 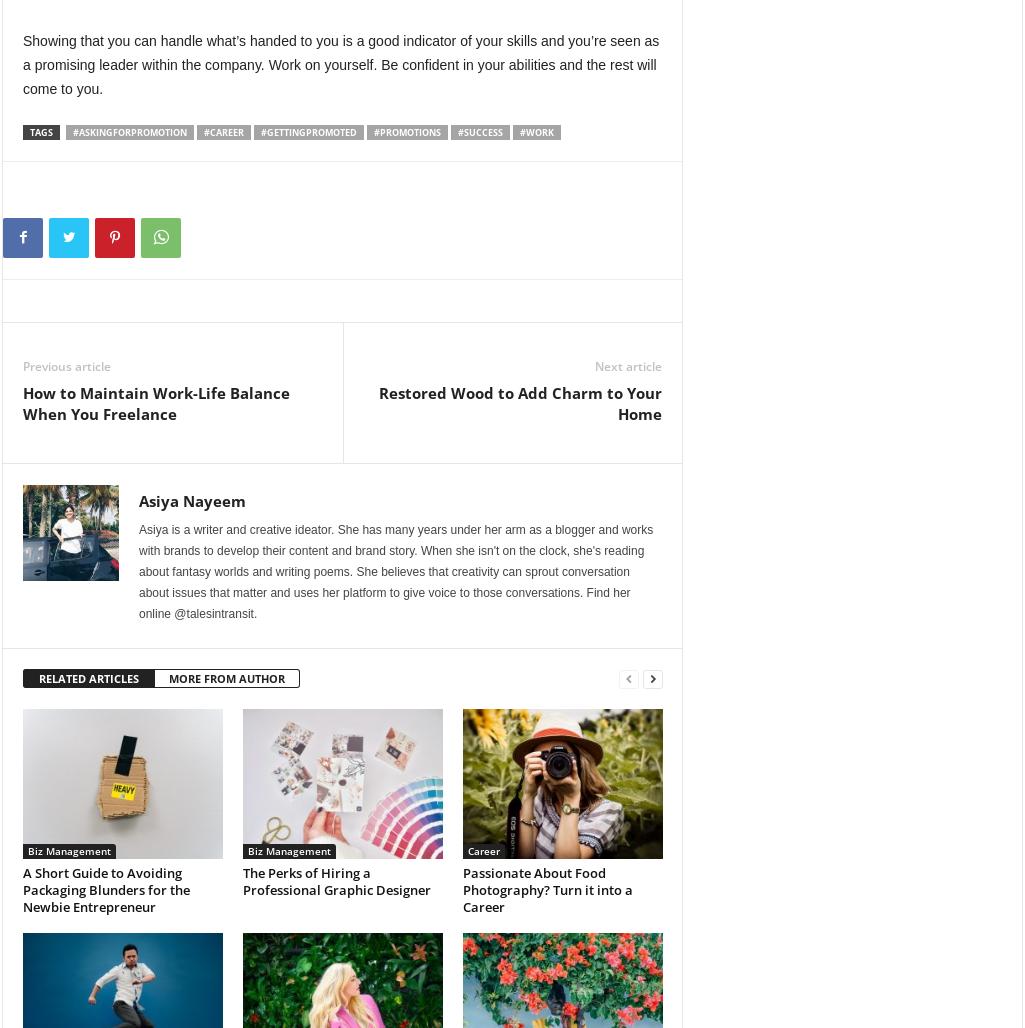 What do you see at coordinates (340, 64) in the screenshot?
I see `'Showing that you can handle what’s handed to you is a good indicator of your skills and you’re seen as a promising leader within the company. Work on yourself. Be confident in your abilities and the rest will come to you.'` at bounding box center [340, 64].